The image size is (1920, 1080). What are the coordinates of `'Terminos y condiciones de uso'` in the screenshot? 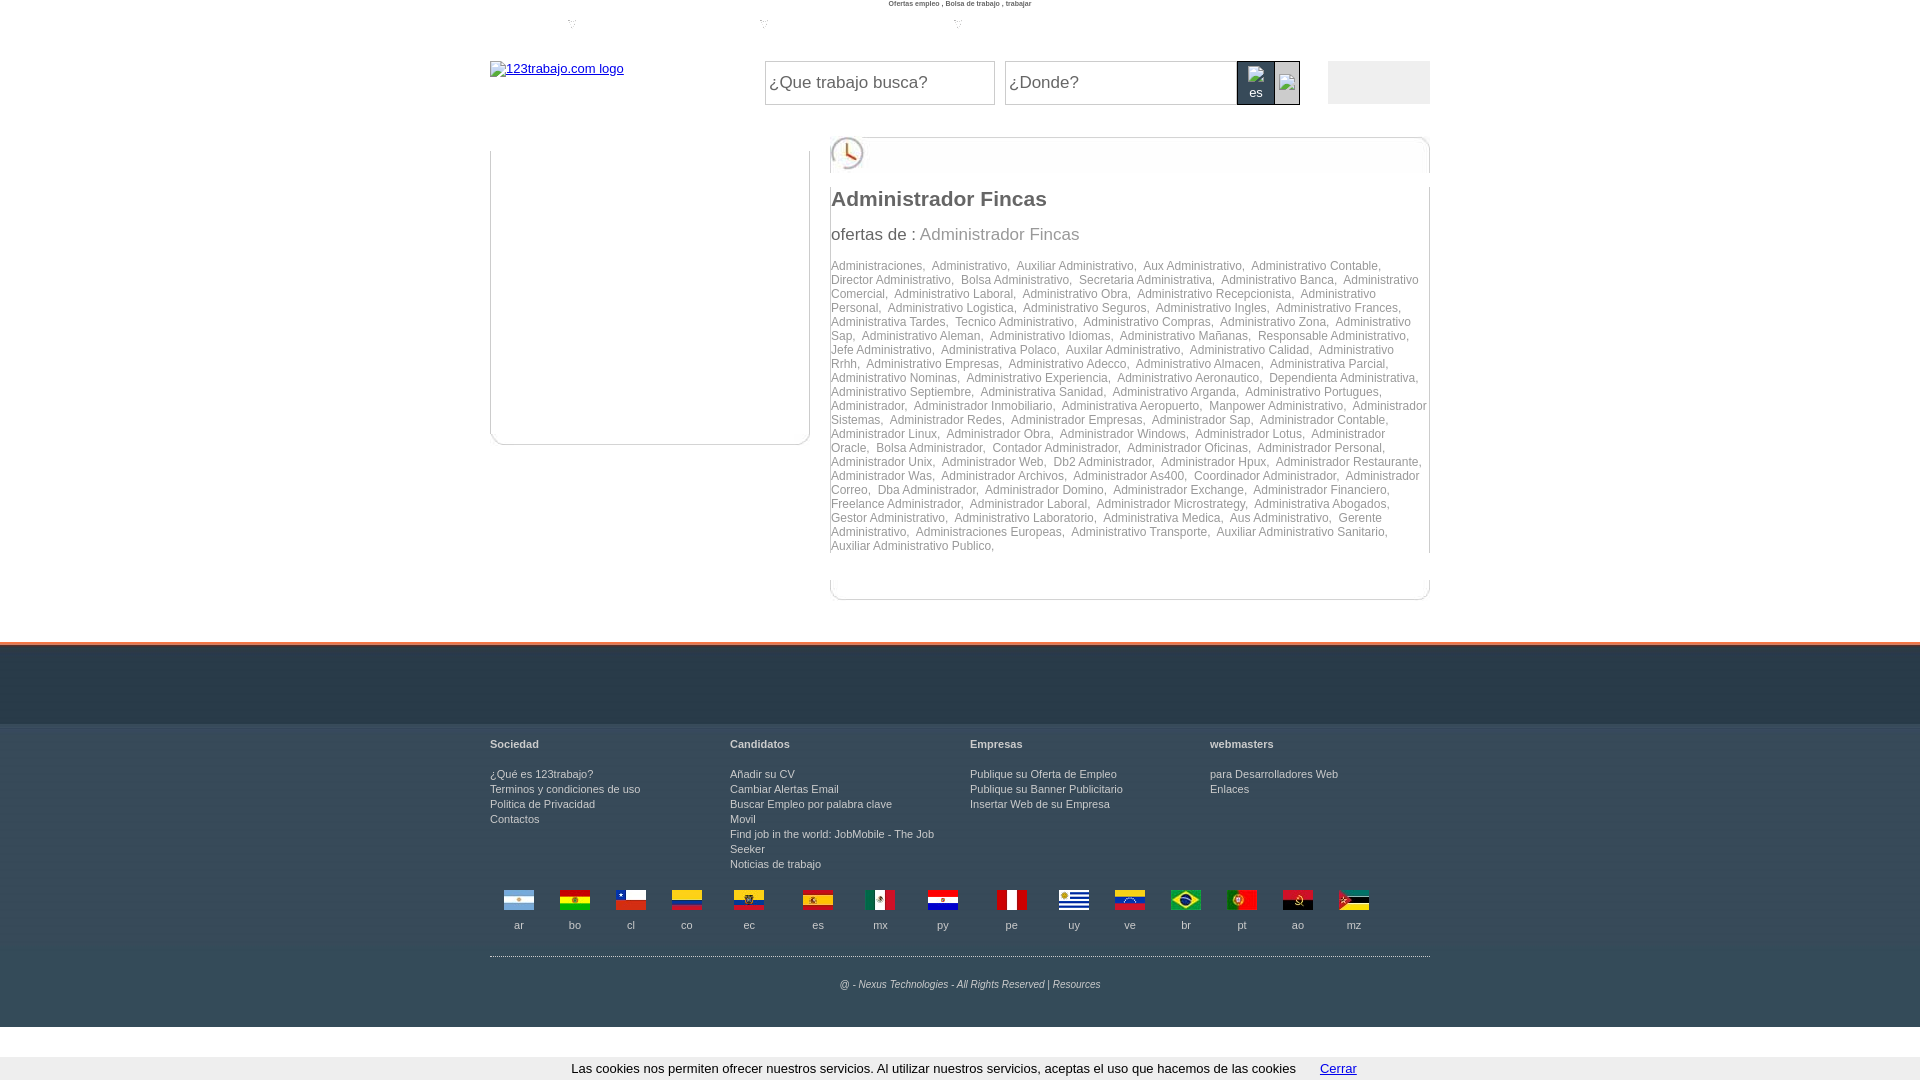 It's located at (564, 788).